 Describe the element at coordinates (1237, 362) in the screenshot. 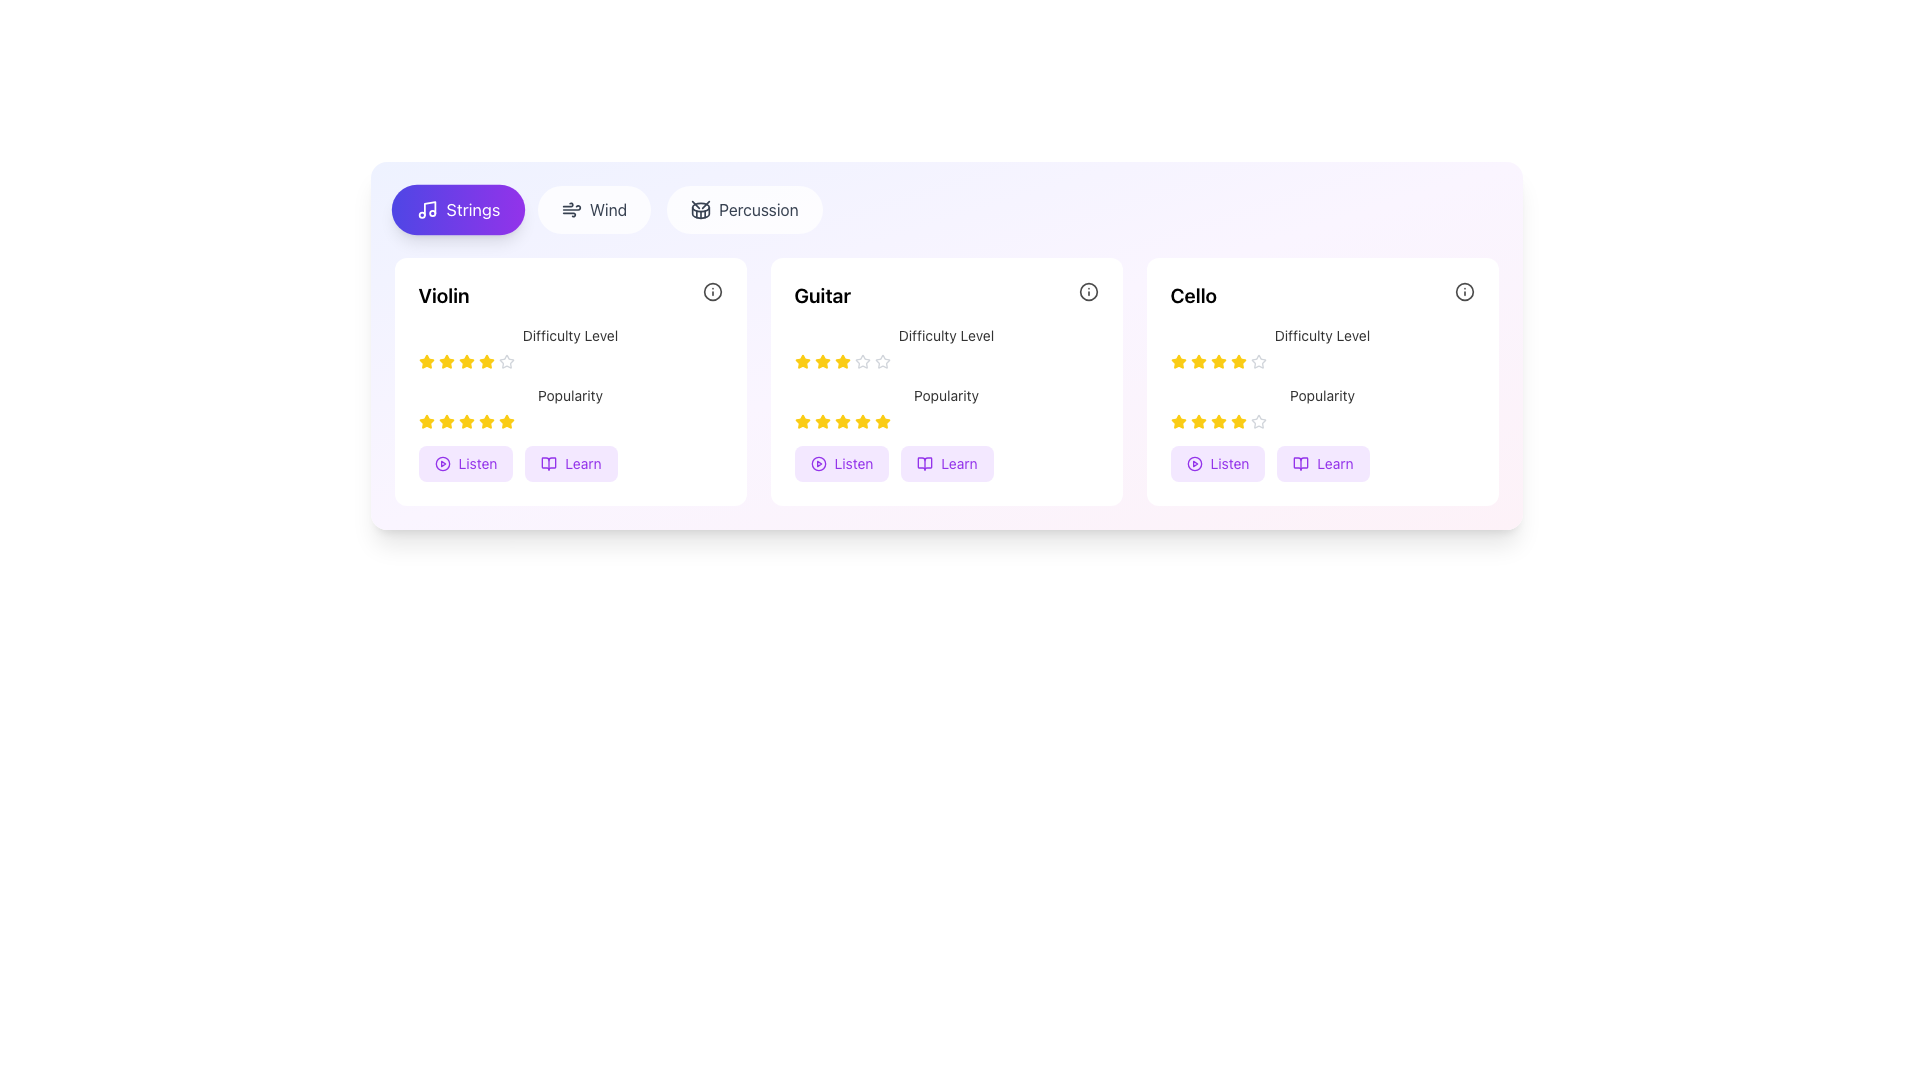

I see `the display properties of the fifth yellow star icon in a row of rating stars, which is used to indicate user ratings` at that location.